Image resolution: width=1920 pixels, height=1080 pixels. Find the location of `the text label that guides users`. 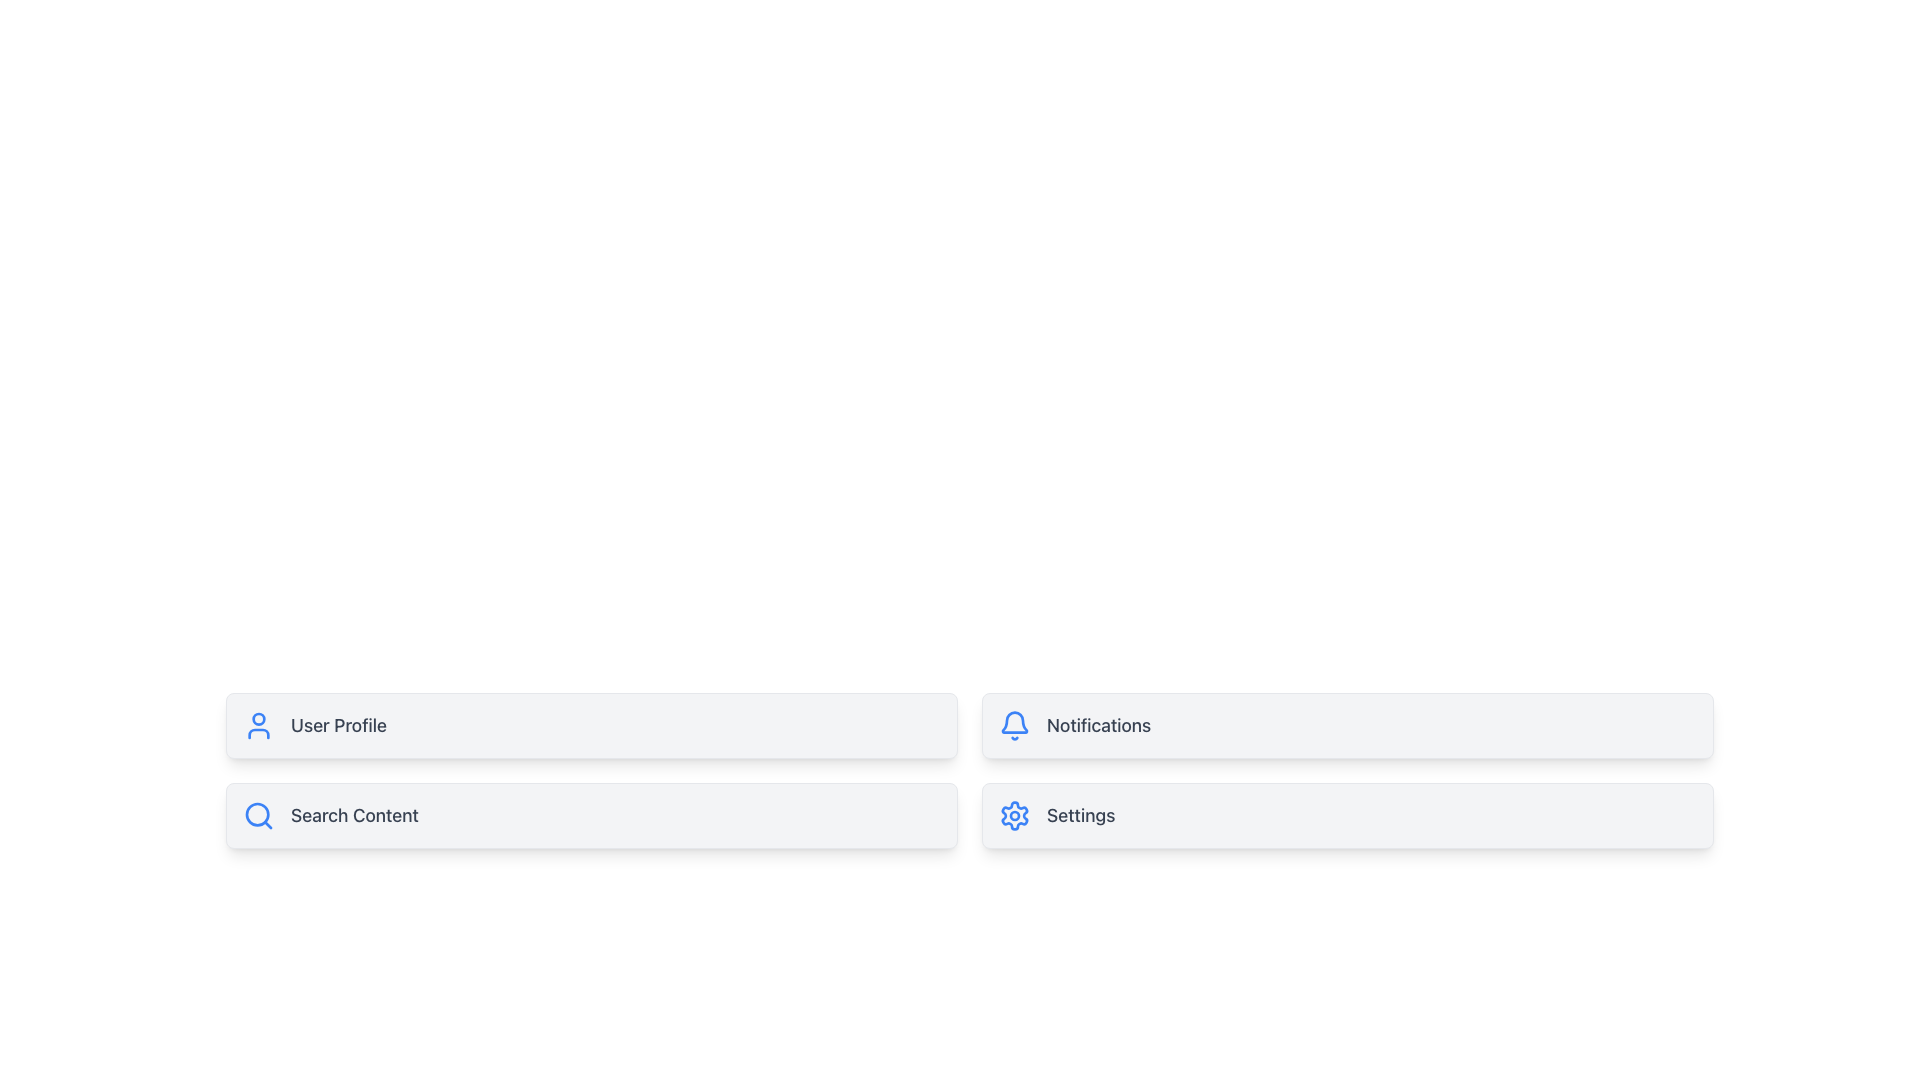

the text label that guides users is located at coordinates (338, 725).